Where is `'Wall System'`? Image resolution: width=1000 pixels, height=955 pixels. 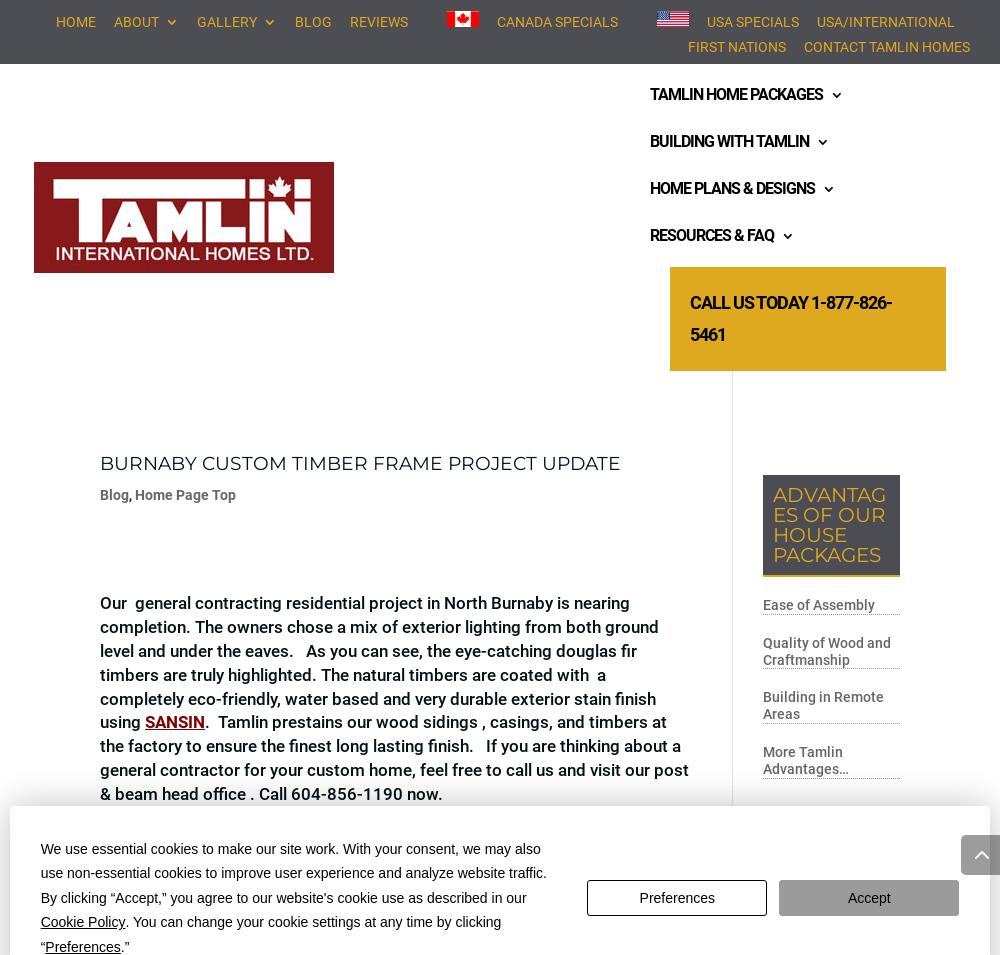 'Wall System' is located at coordinates (489, 294).